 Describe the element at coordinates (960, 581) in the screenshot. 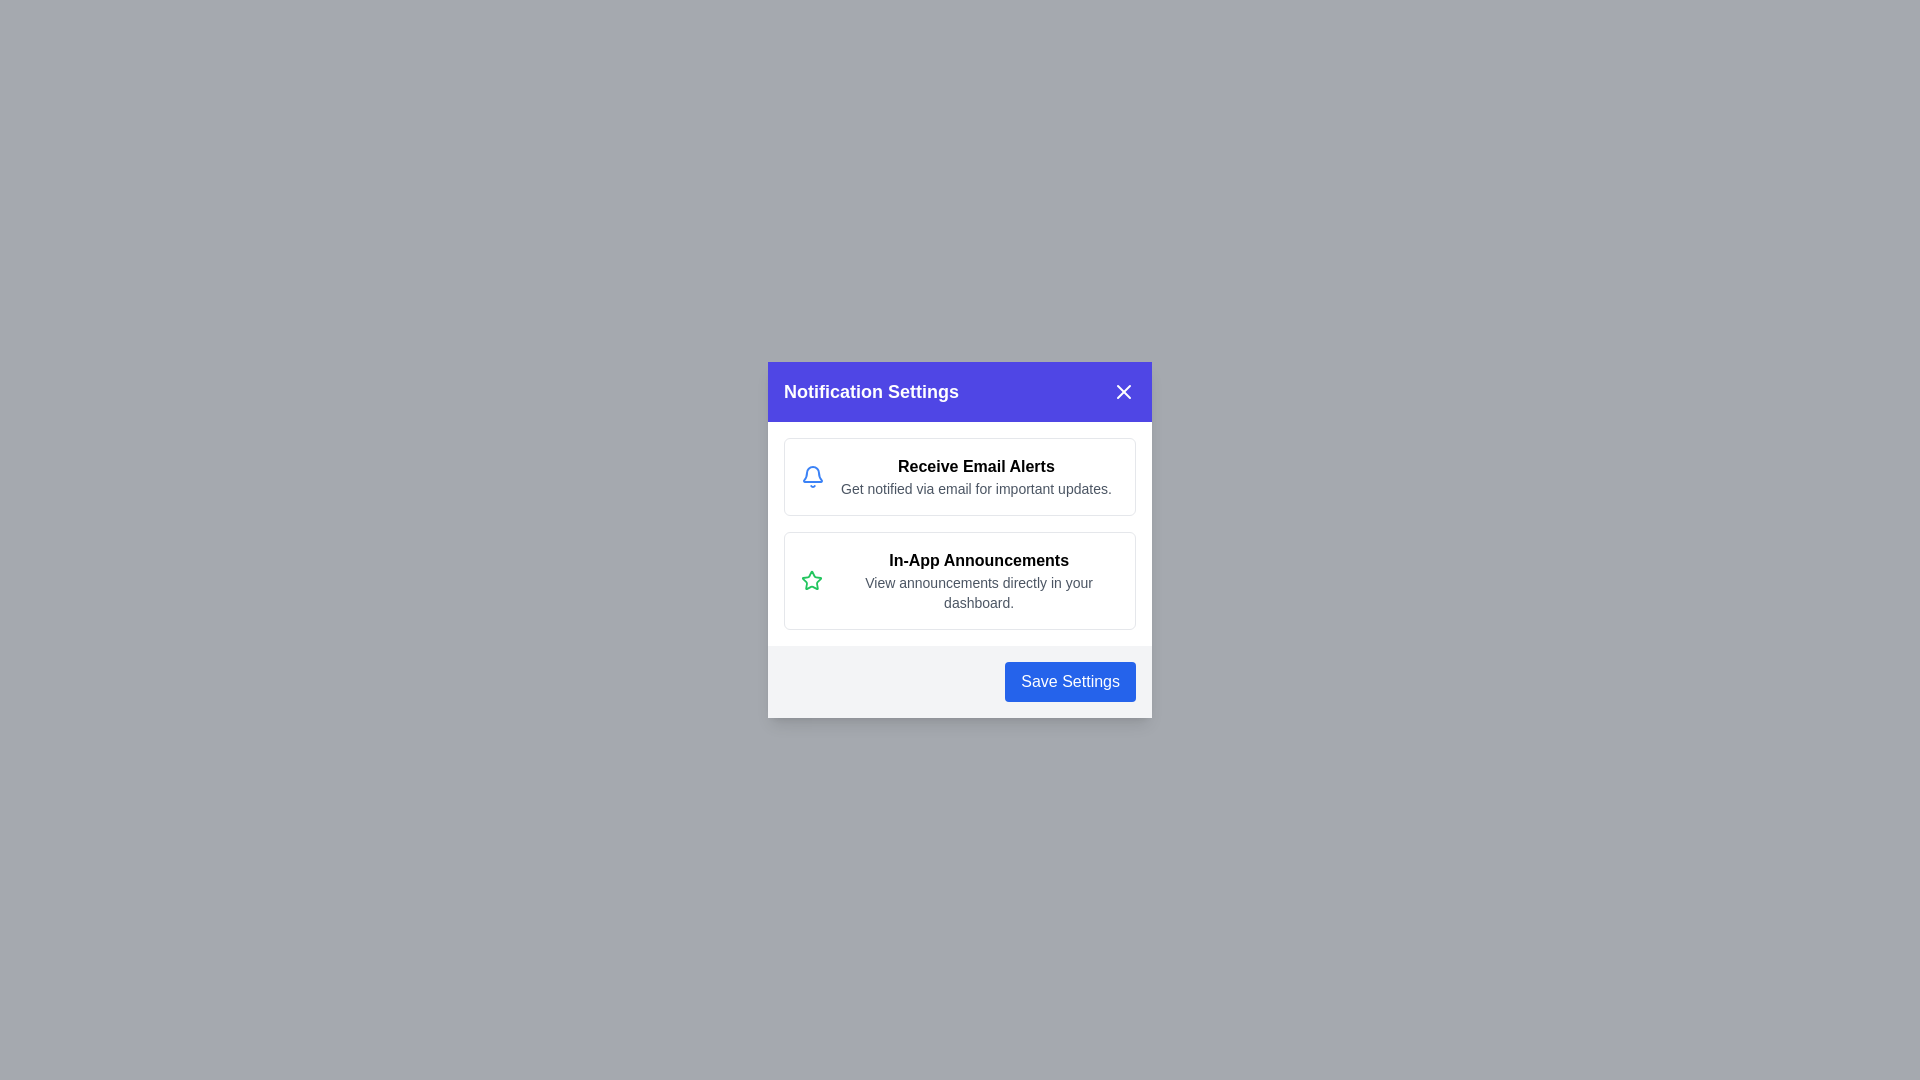

I see `the notification setting item In-App Announcements to toggle its state` at that location.